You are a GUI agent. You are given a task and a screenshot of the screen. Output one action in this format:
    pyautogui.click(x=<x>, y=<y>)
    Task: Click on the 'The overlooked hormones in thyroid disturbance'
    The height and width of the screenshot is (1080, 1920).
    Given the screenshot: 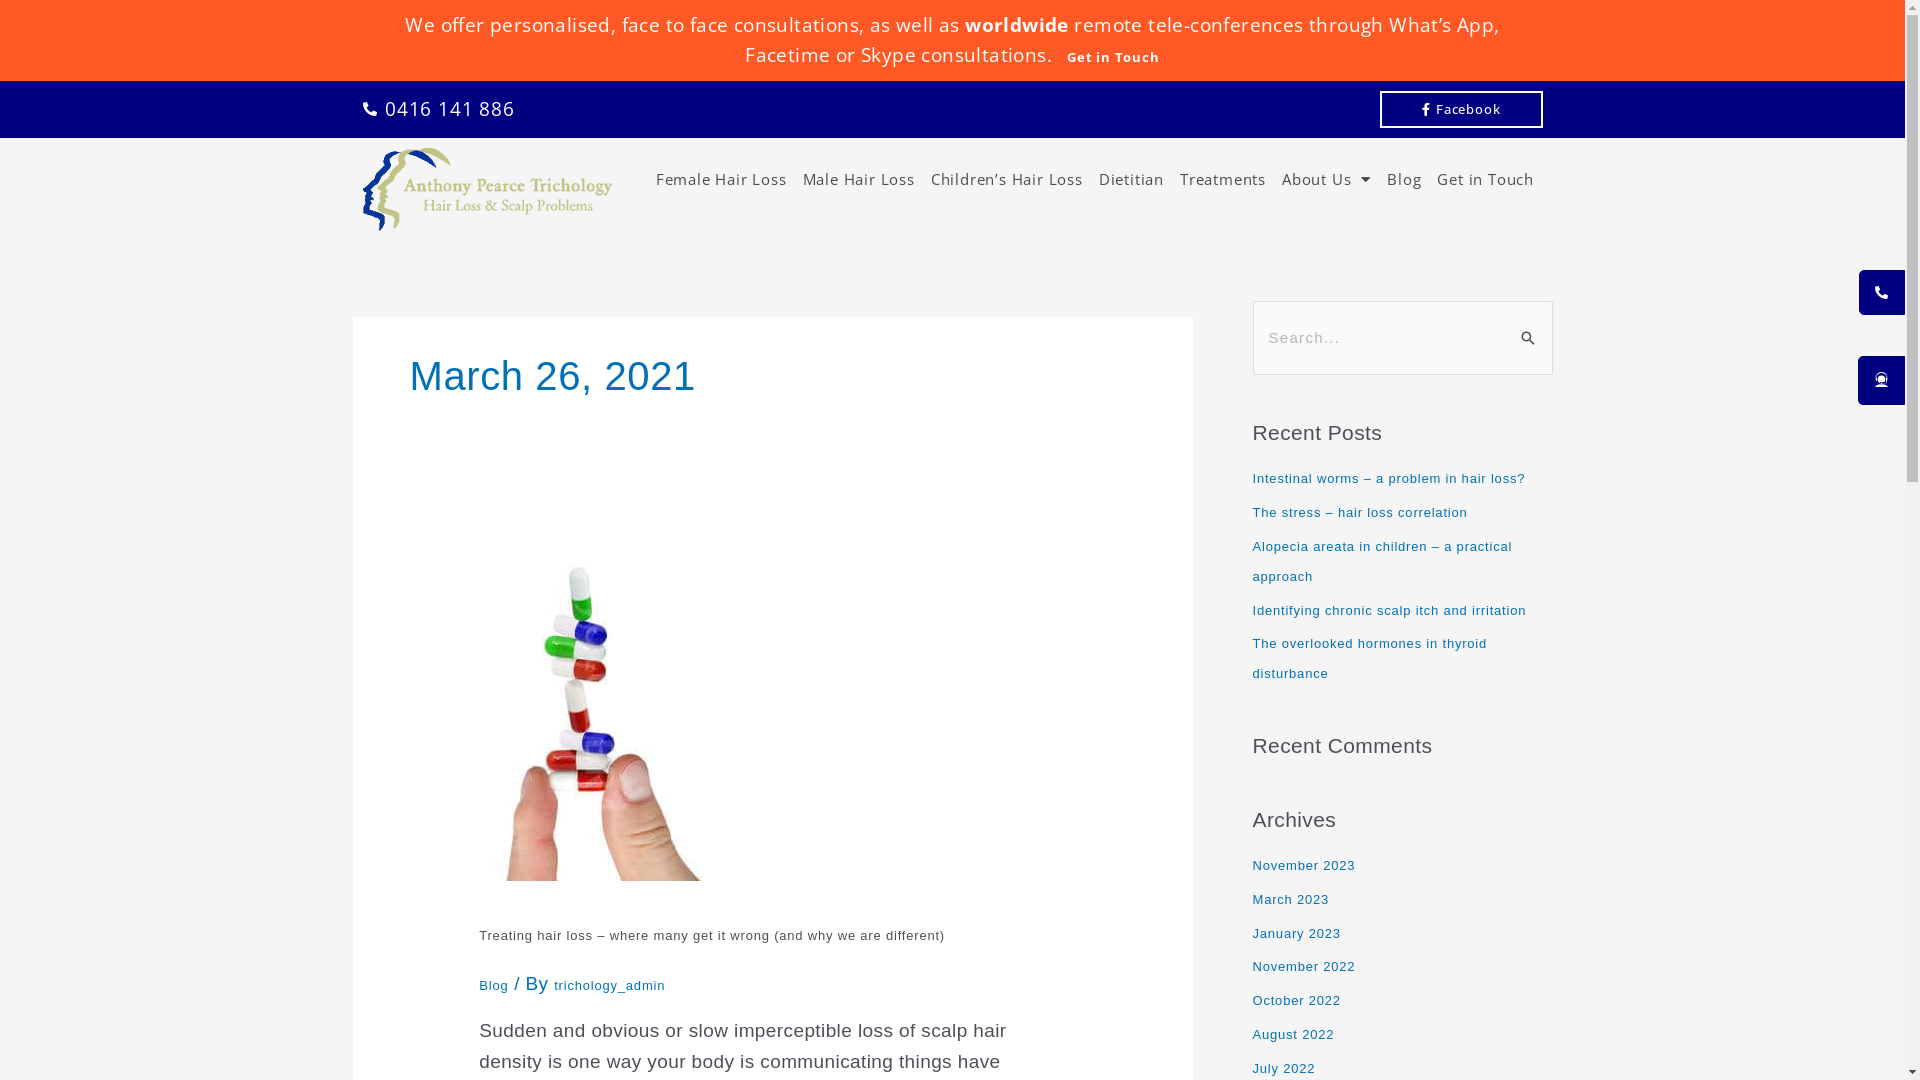 What is the action you would take?
    pyautogui.click(x=1368, y=658)
    